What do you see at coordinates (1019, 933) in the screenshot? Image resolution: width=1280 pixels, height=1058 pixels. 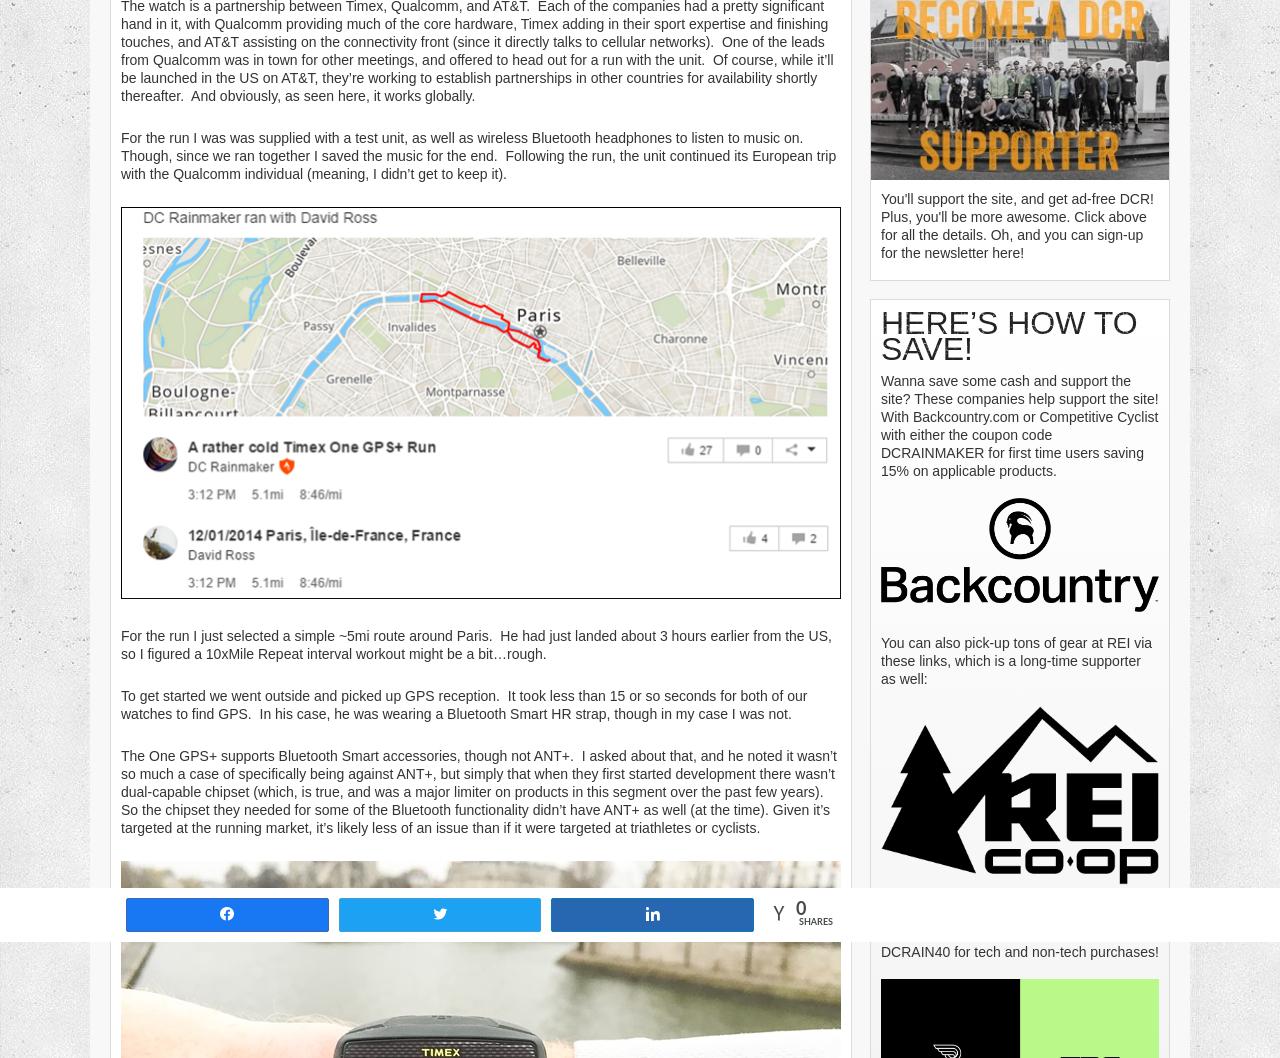 I see `'With TPC (The Pro's Closet), you'll save $40 on purchases over $200 with coupon code DCRAIN40 for tech and non-tech purchases!'` at bounding box center [1019, 933].